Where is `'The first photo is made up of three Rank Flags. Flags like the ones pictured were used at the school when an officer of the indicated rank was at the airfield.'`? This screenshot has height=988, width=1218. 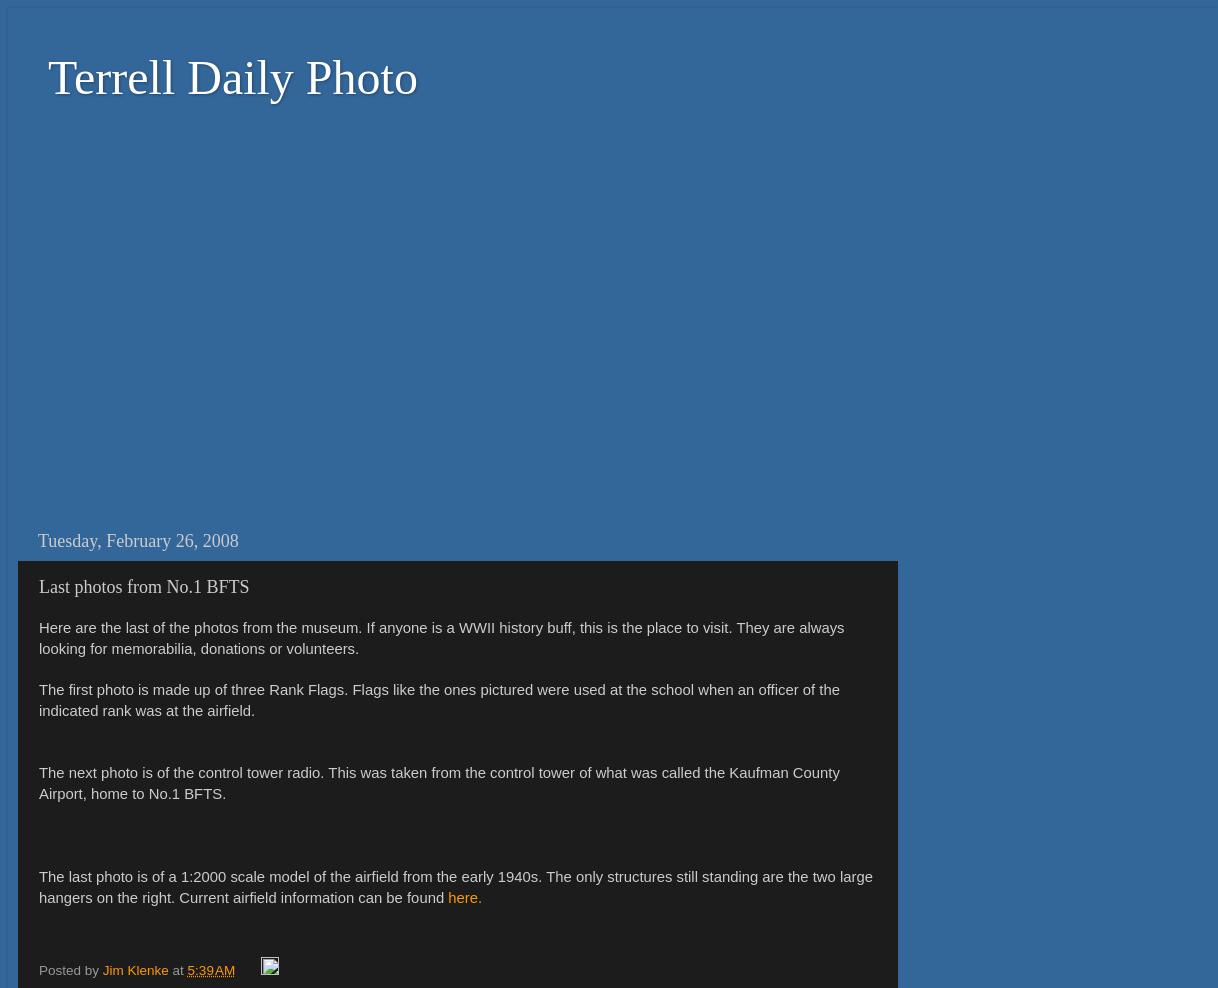
'The first photo is made up of three Rank Flags. Flags like the ones pictured were used at the school when an officer of the indicated rank was at the airfield.' is located at coordinates (438, 700).